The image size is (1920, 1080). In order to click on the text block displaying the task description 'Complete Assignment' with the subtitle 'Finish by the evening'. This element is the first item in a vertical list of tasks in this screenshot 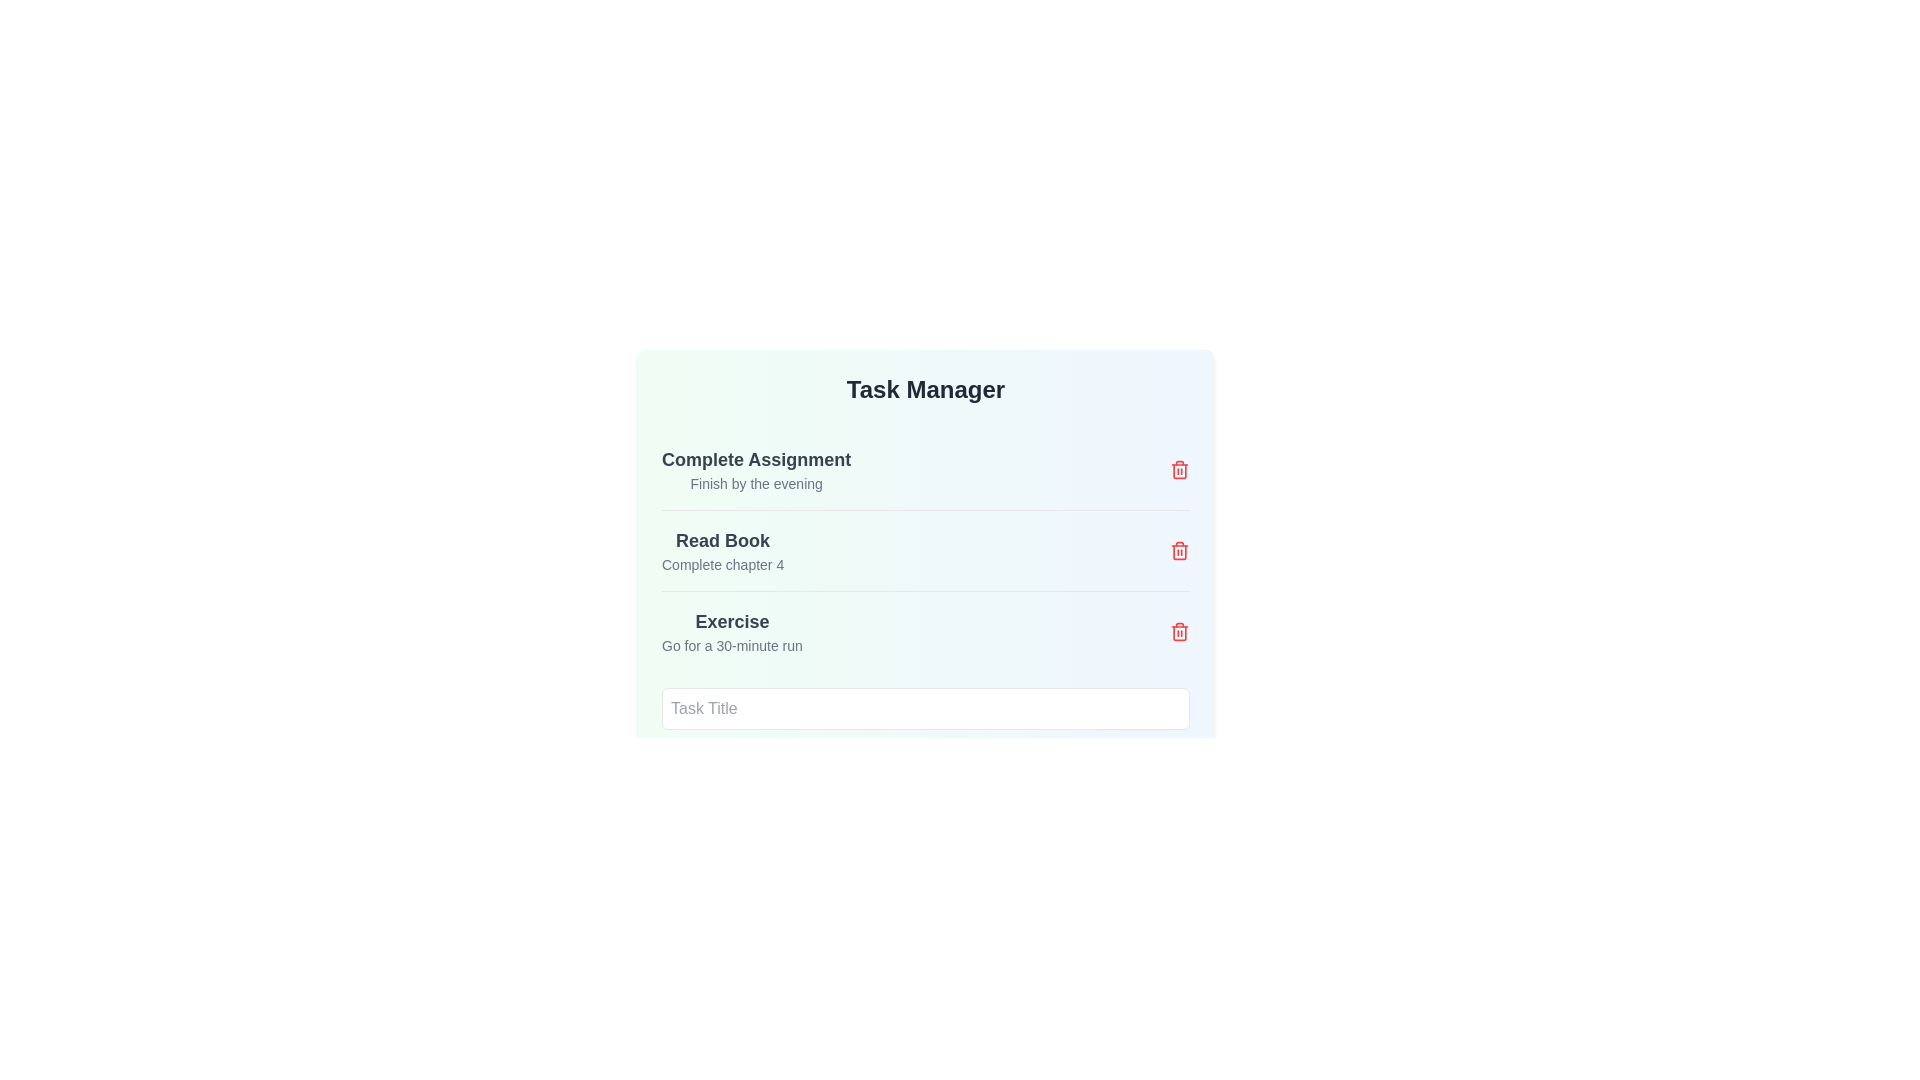, I will do `click(755, 470)`.